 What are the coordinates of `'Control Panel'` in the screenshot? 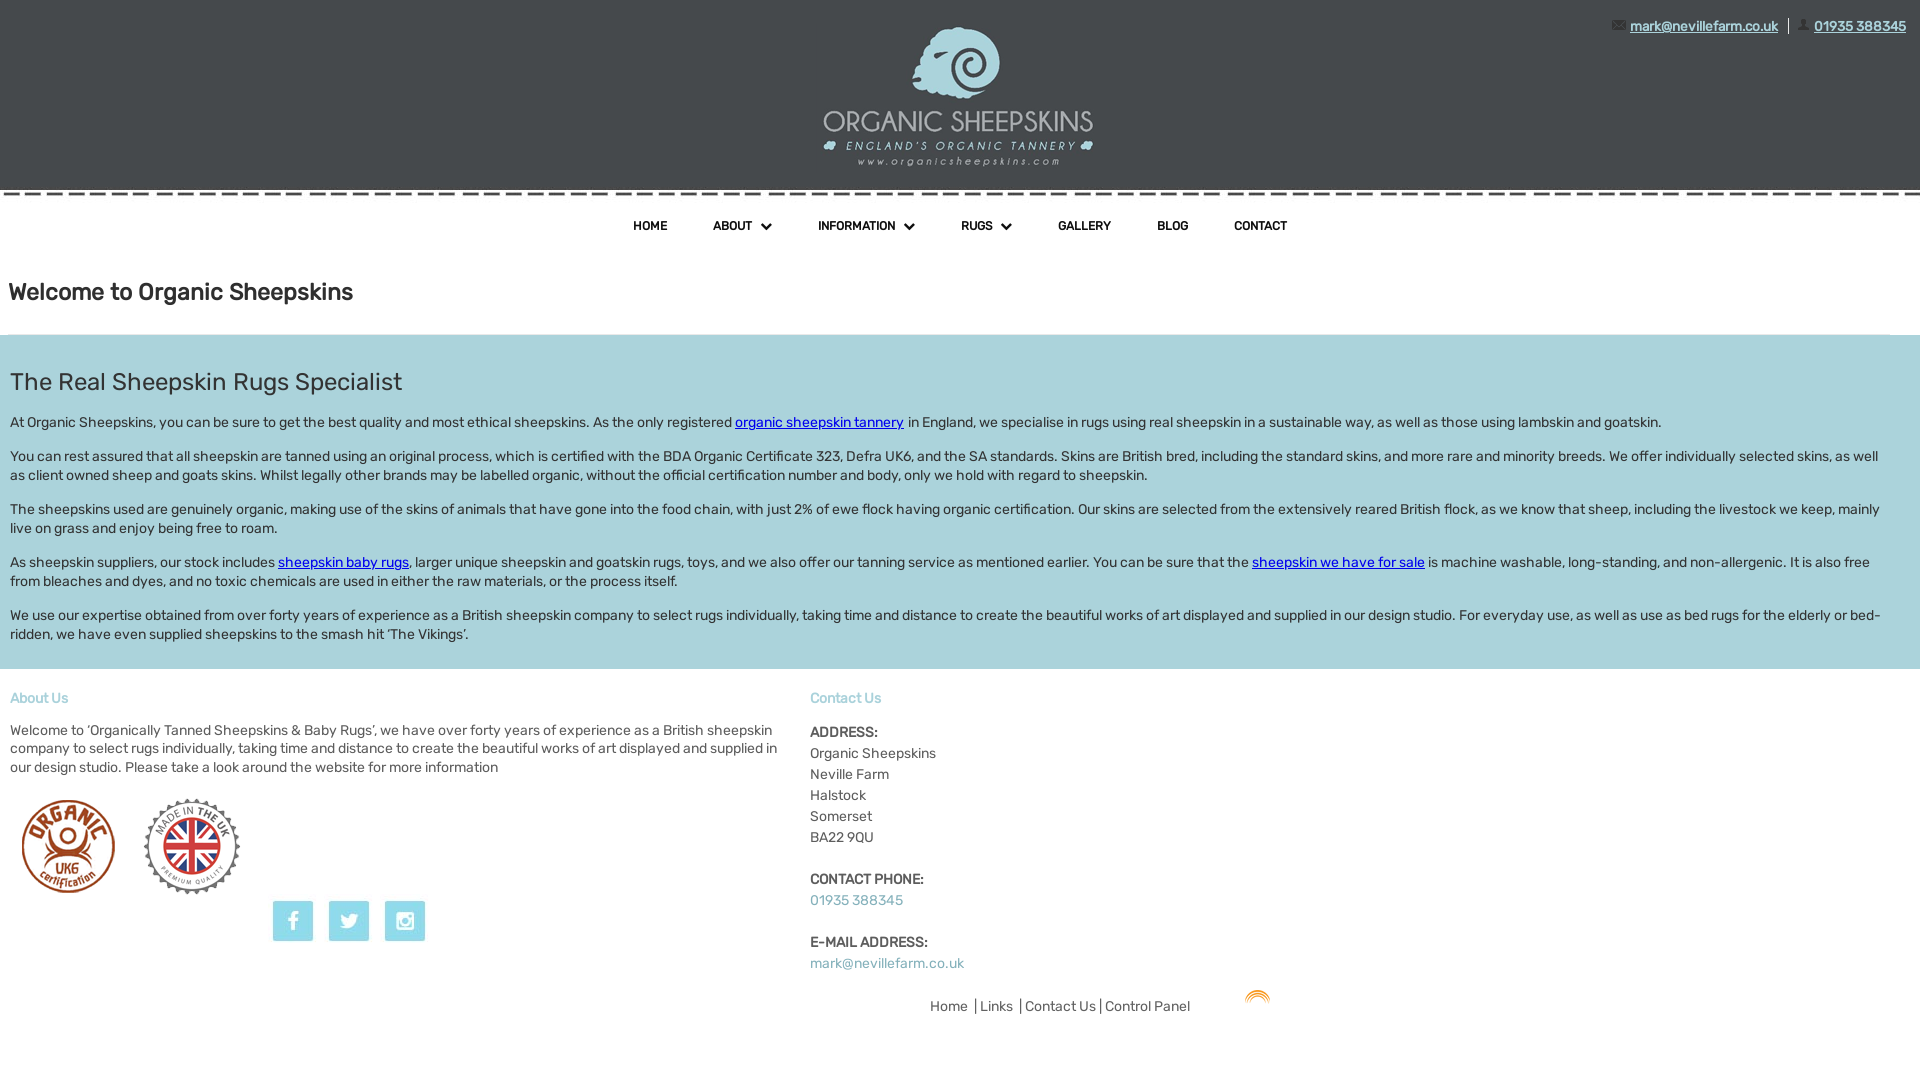 It's located at (1103, 1006).